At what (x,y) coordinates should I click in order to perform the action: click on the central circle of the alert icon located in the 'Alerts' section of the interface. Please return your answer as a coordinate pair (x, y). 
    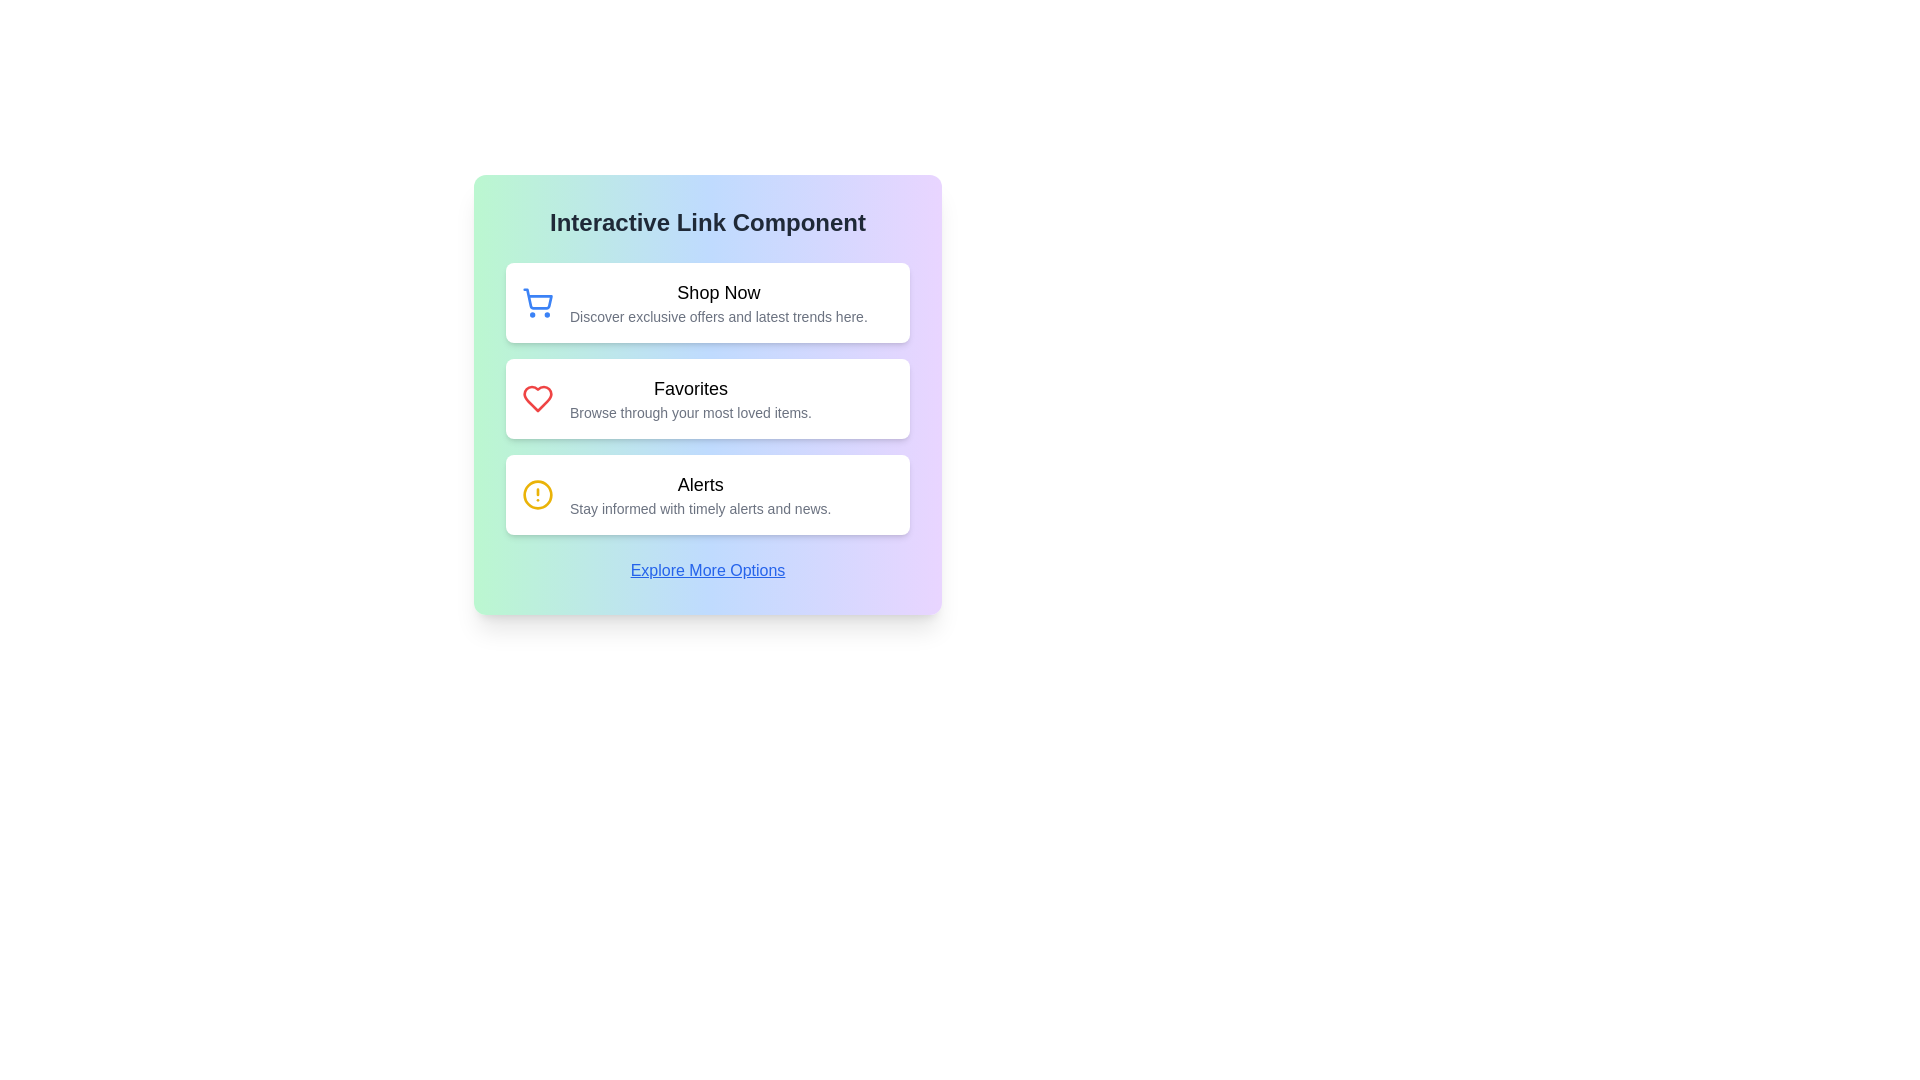
    Looking at the image, I should click on (537, 494).